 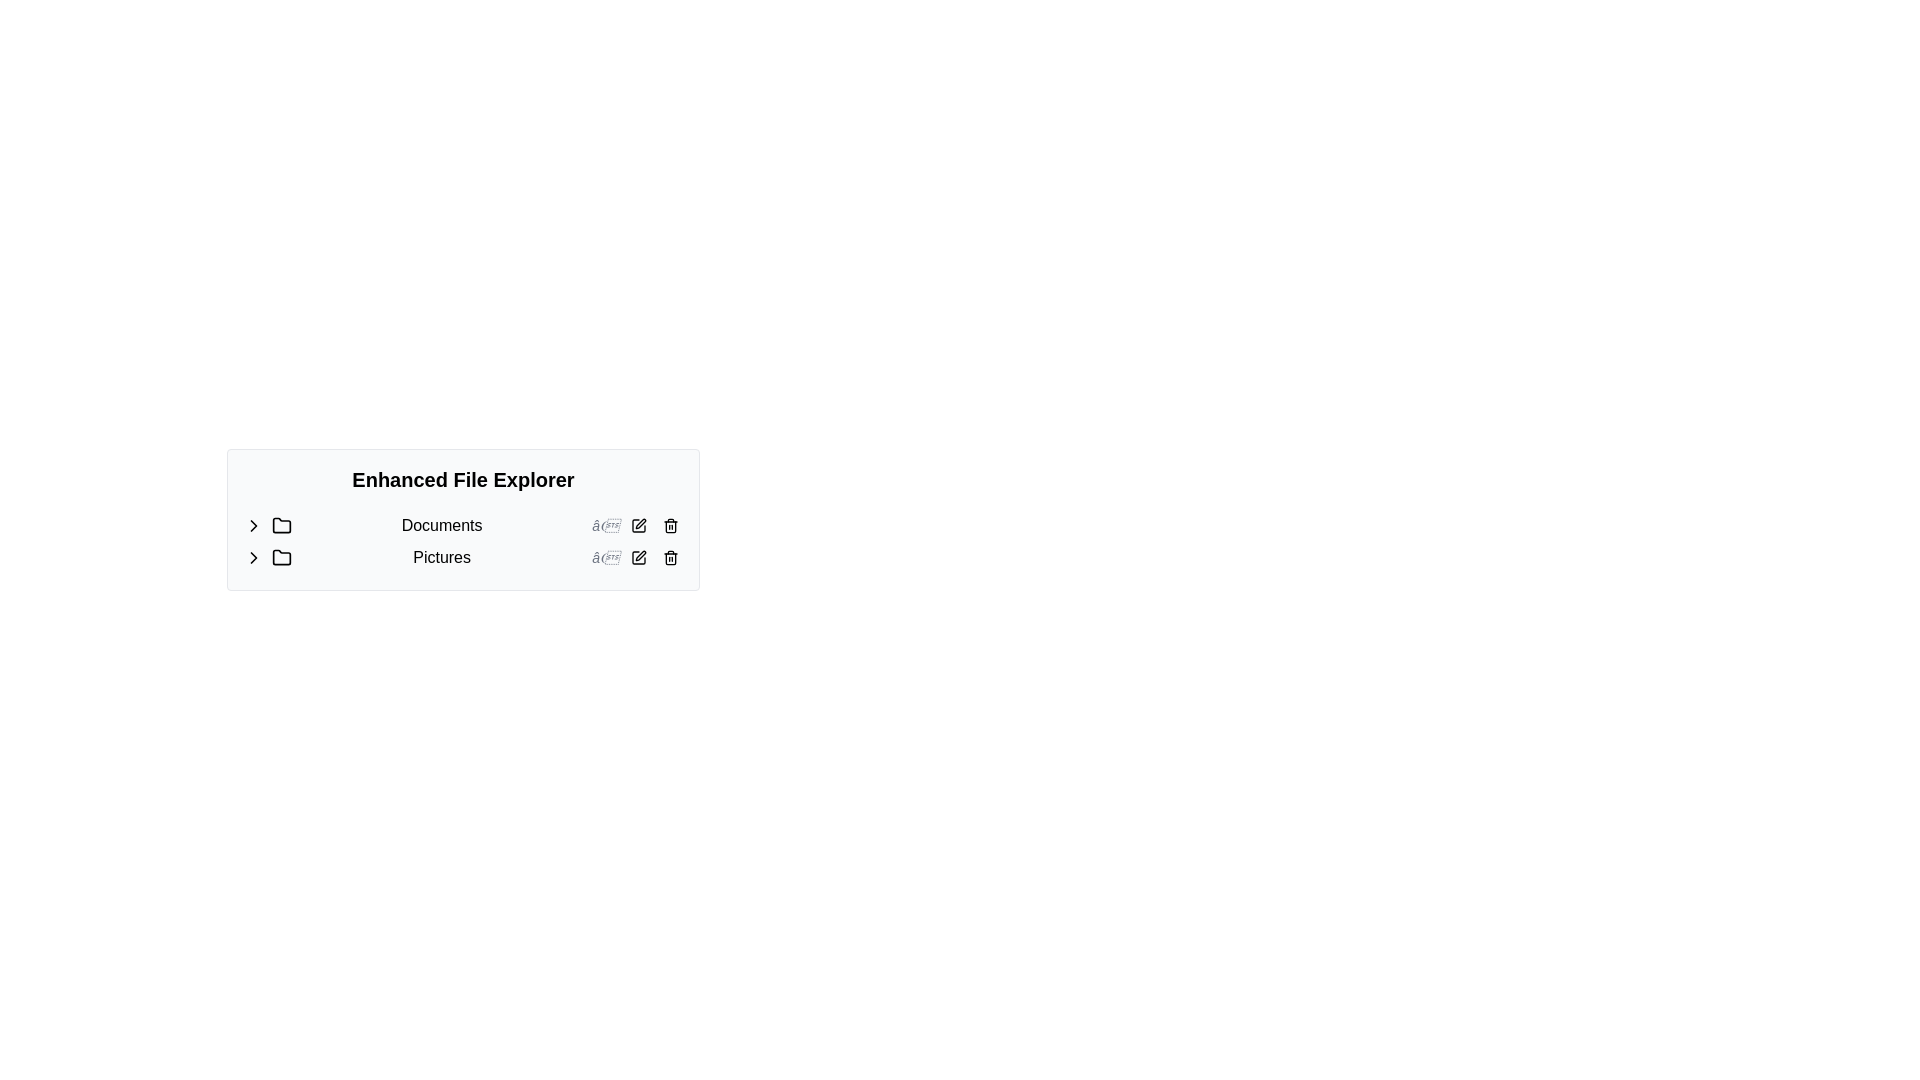 I want to click on the 'Documents' label in the 'Enhanced File Explorer' section, which displays a folder icon to the left and is aligned with other icons like edit and delete, so click(x=462, y=524).